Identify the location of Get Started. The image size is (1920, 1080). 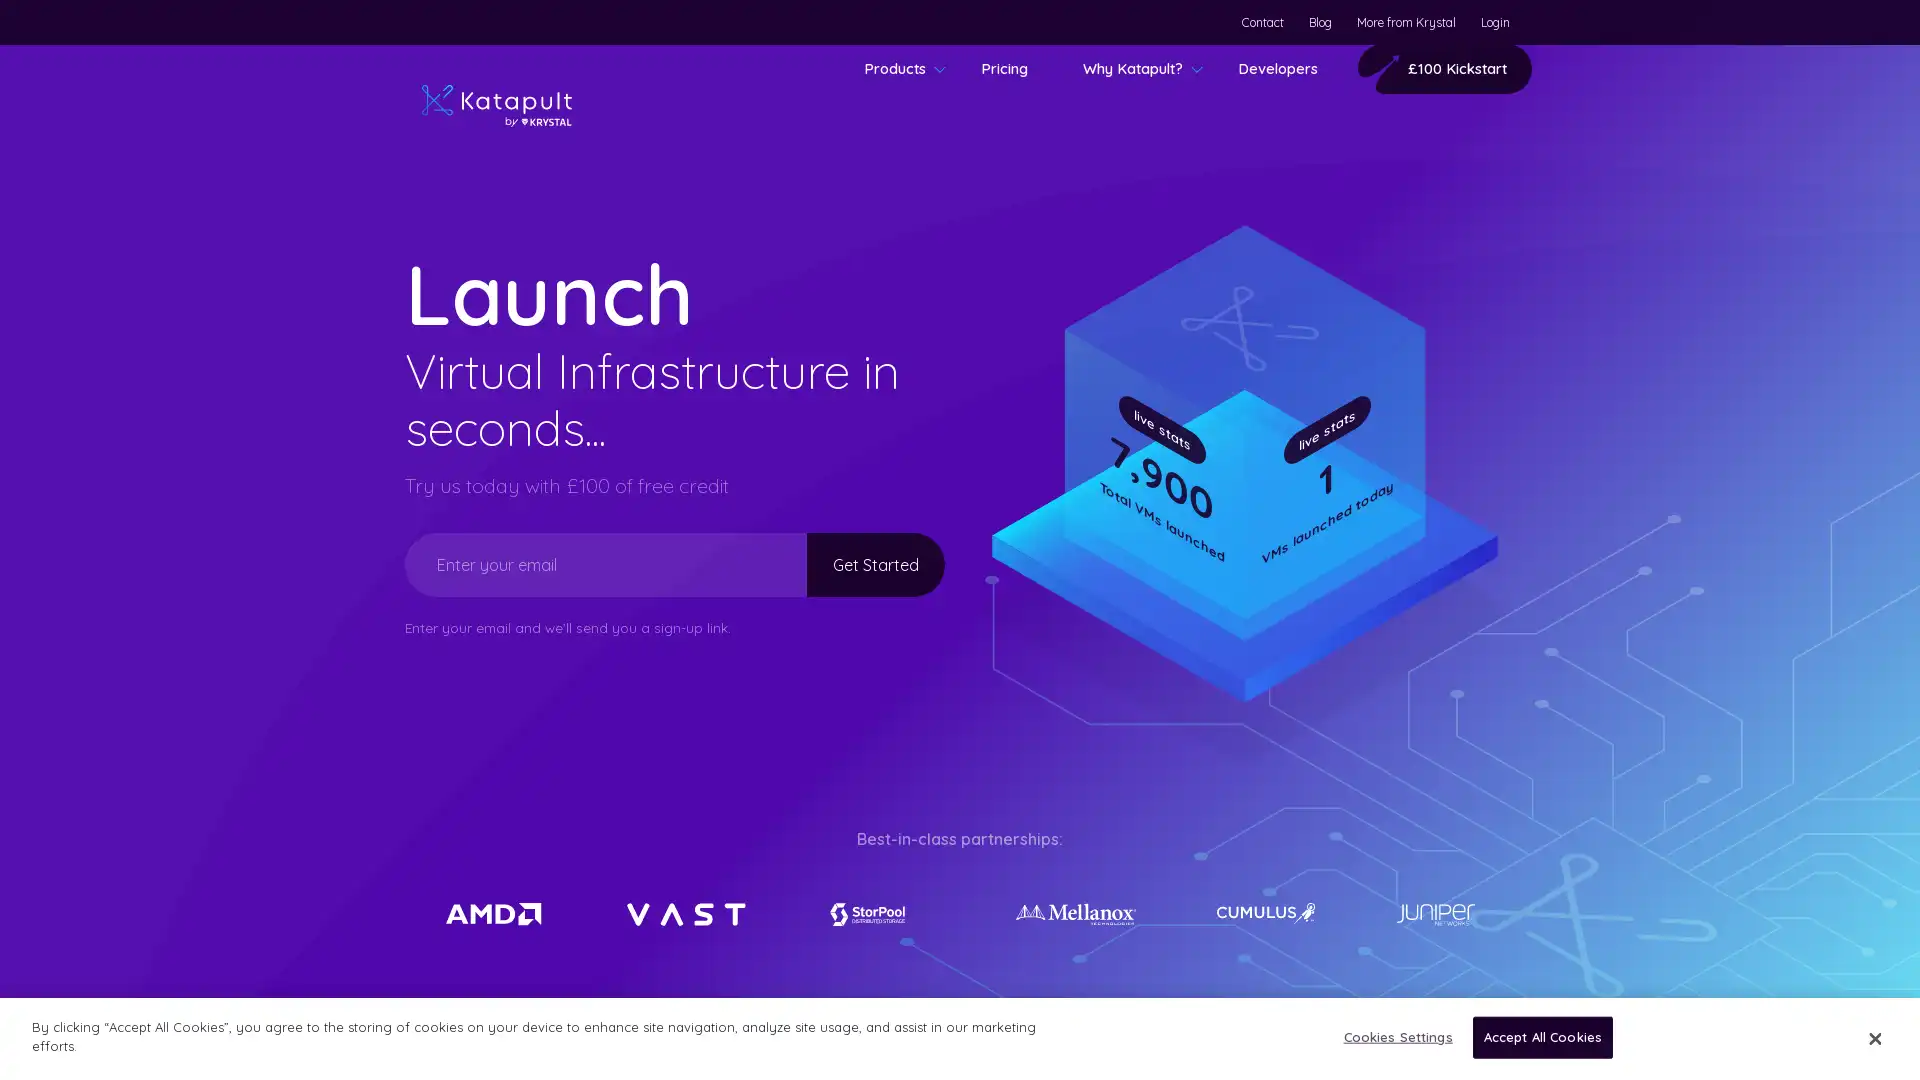
(853, 563).